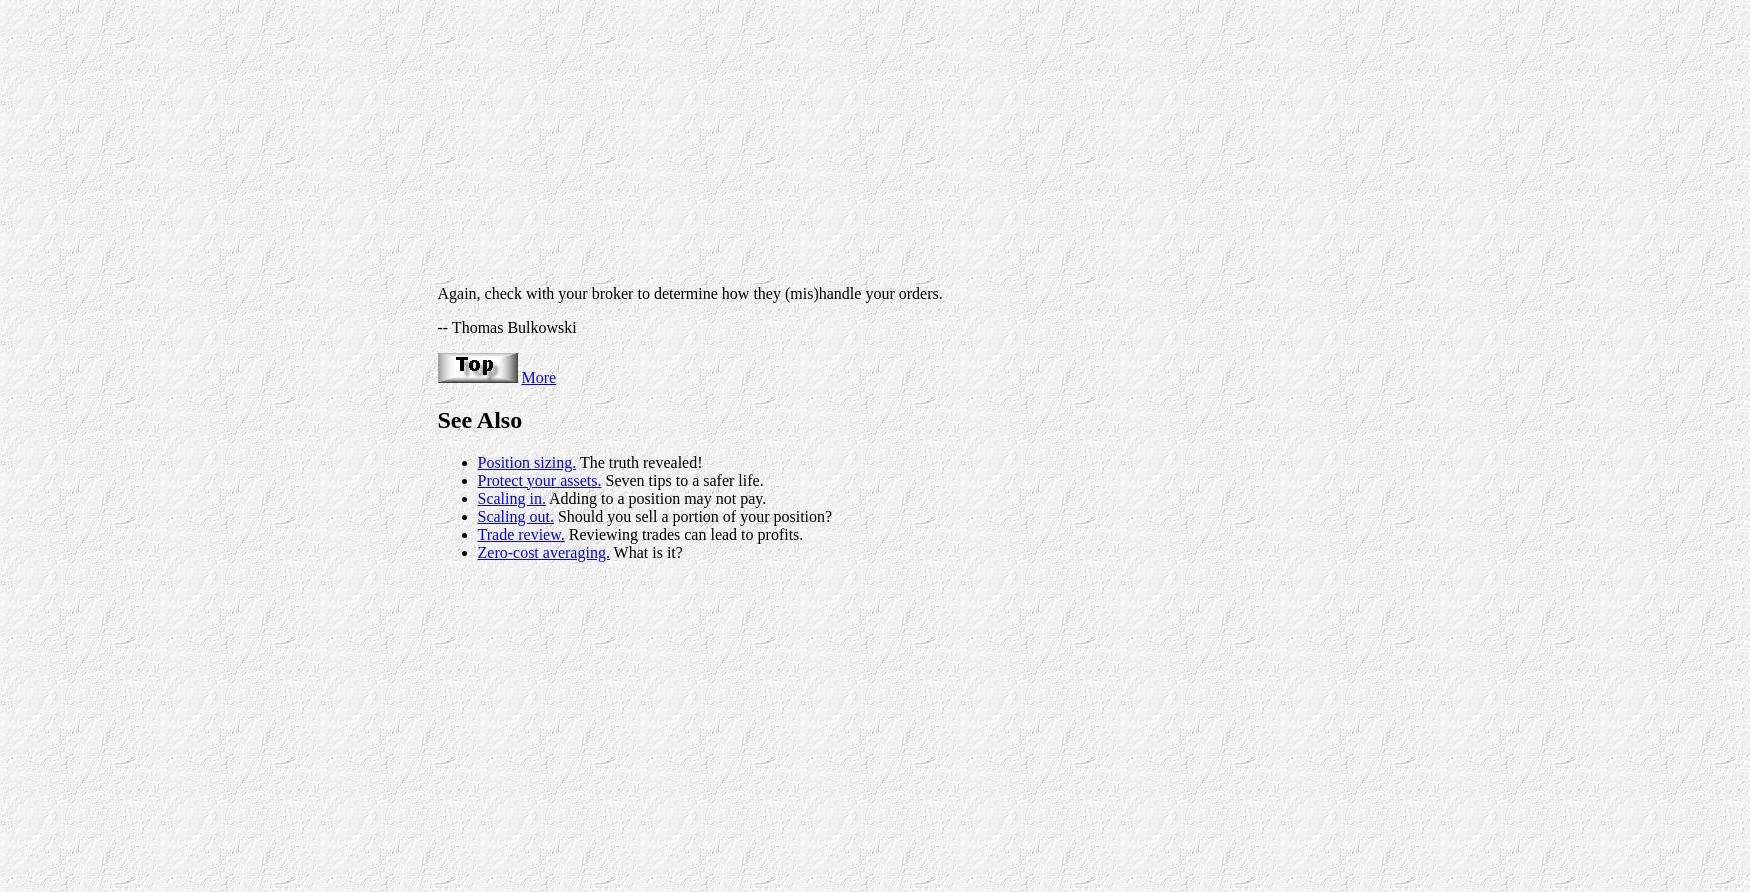 The image size is (1750, 892). Describe the element at coordinates (519, 533) in the screenshot. I see `'Trade review.'` at that location.